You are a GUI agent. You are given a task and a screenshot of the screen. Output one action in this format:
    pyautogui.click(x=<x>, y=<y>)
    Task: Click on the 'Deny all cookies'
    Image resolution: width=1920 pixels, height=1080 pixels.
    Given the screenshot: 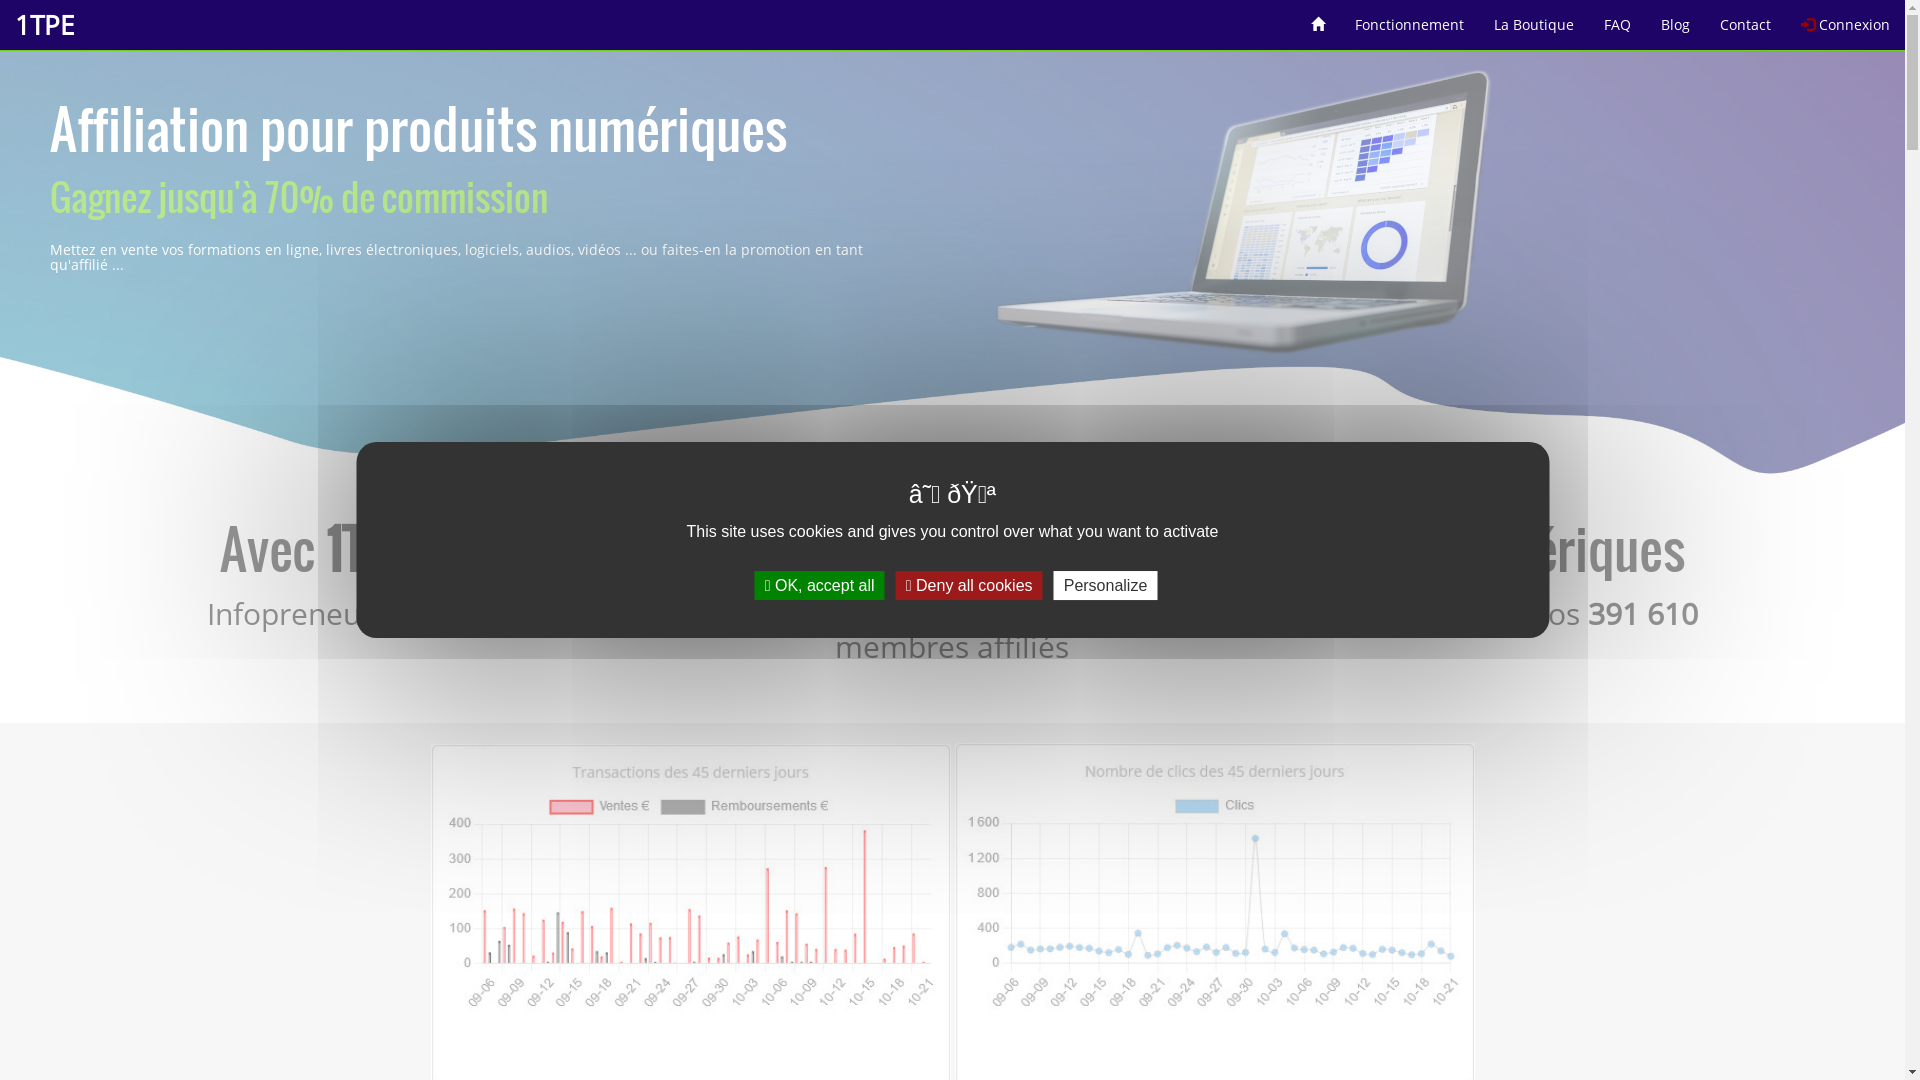 What is the action you would take?
    pyautogui.click(x=969, y=585)
    